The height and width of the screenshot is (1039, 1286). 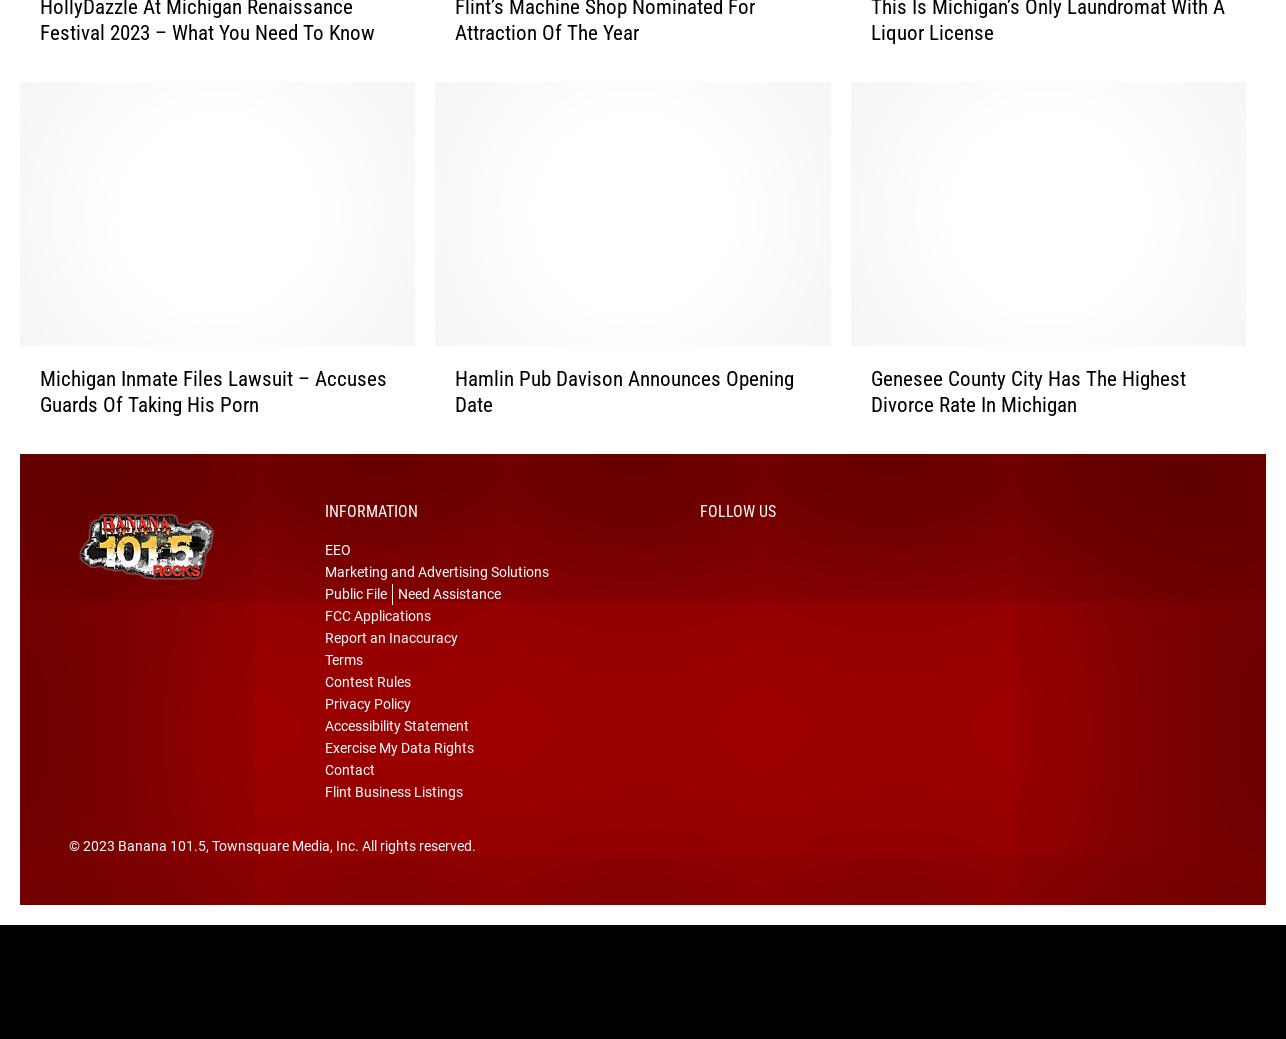 What do you see at coordinates (280, 872) in the screenshot?
I see `', Townsquare Media, Inc'` at bounding box center [280, 872].